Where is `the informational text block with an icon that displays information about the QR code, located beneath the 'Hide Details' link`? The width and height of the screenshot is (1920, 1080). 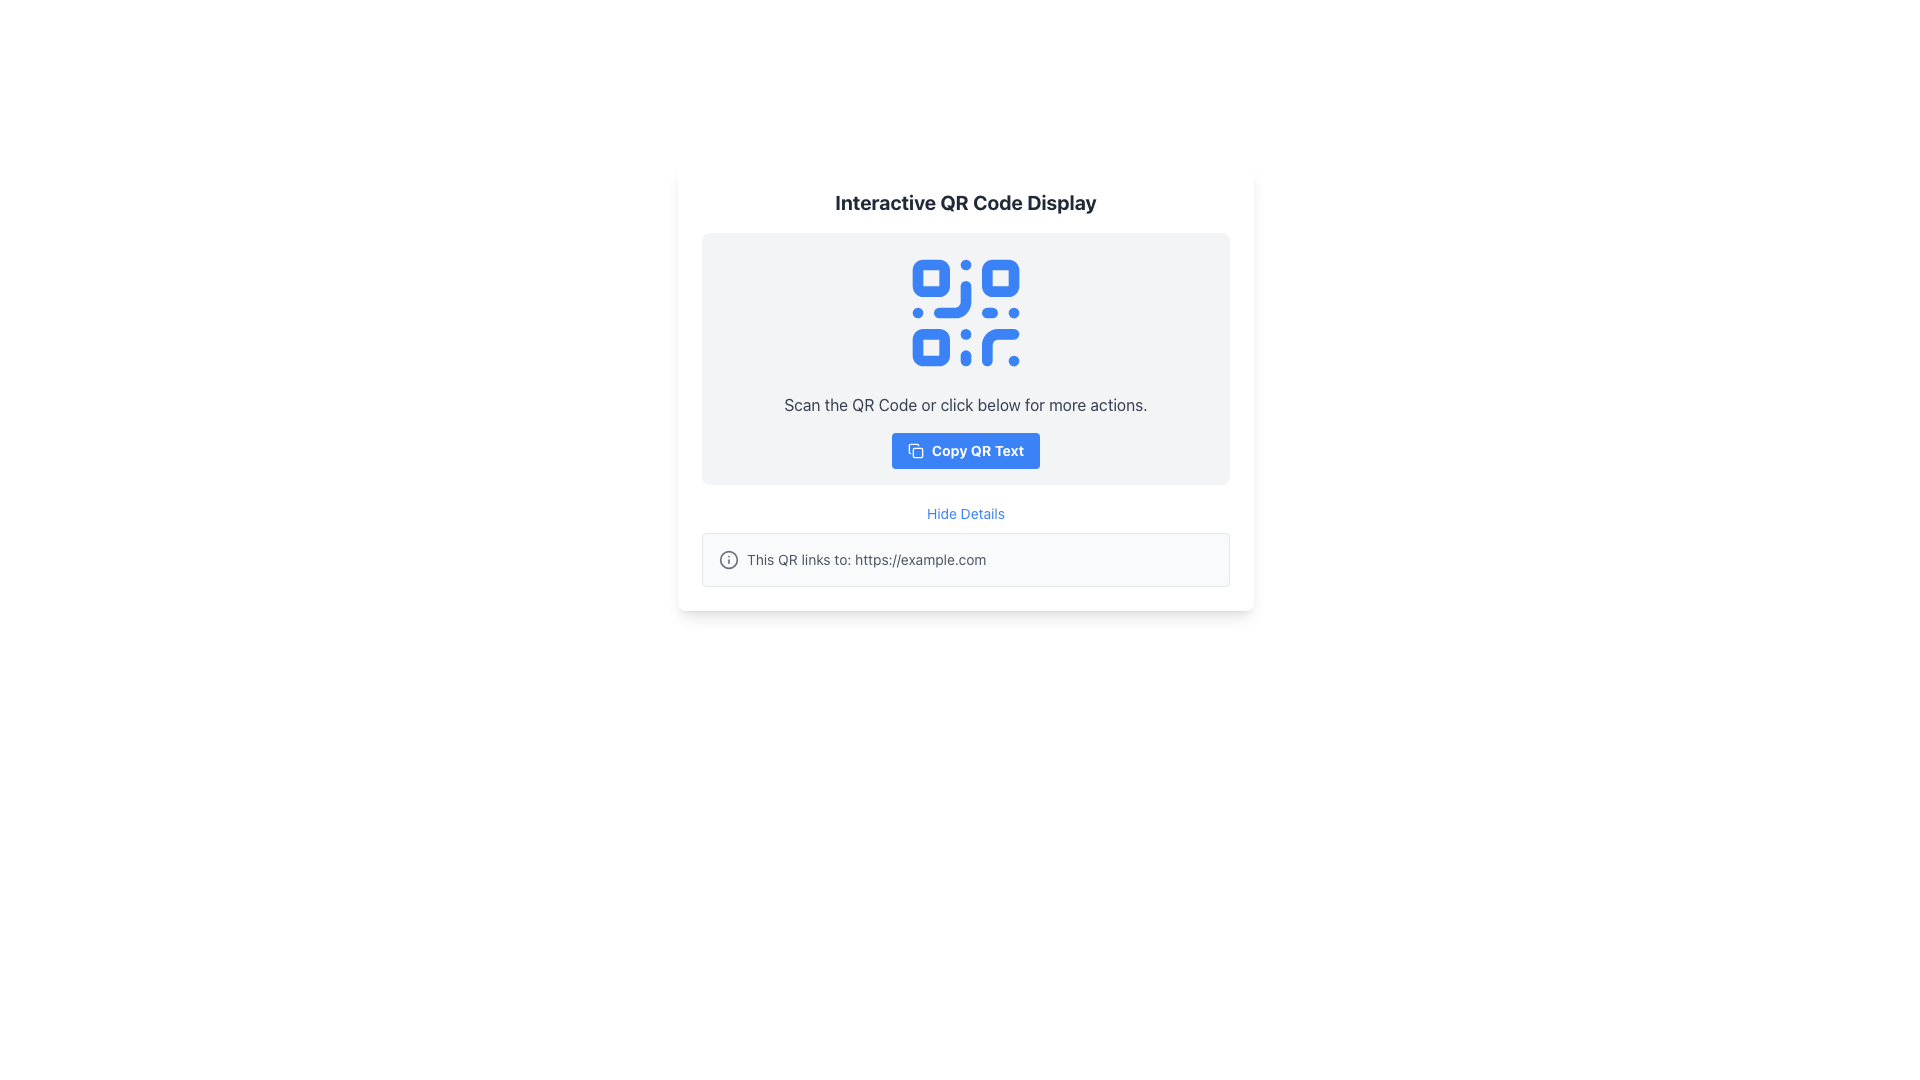 the informational text block with an icon that displays information about the QR code, located beneath the 'Hide Details' link is located at coordinates (965, 559).